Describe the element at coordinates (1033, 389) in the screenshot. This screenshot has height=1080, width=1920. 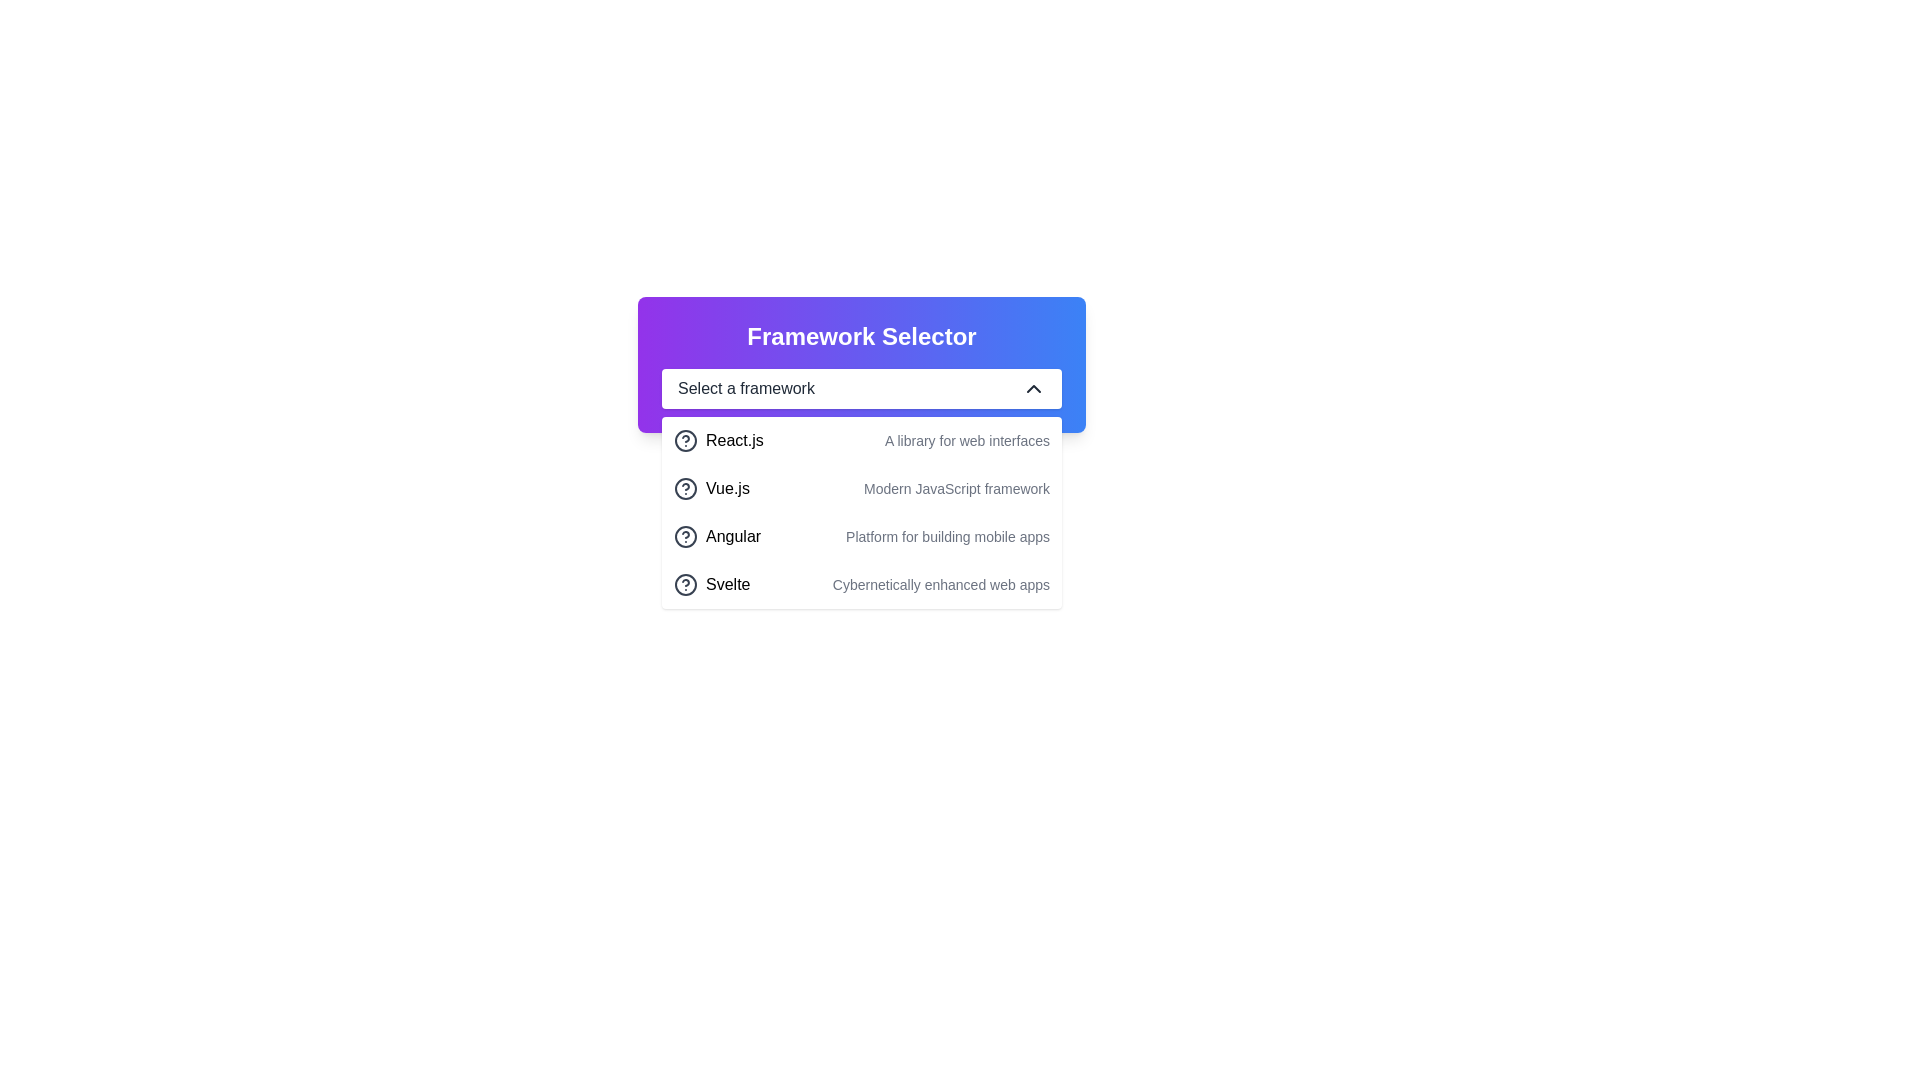
I see `the chevron indicator at the rightmost end of the 'Select a framework' dropdown menu` at that location.